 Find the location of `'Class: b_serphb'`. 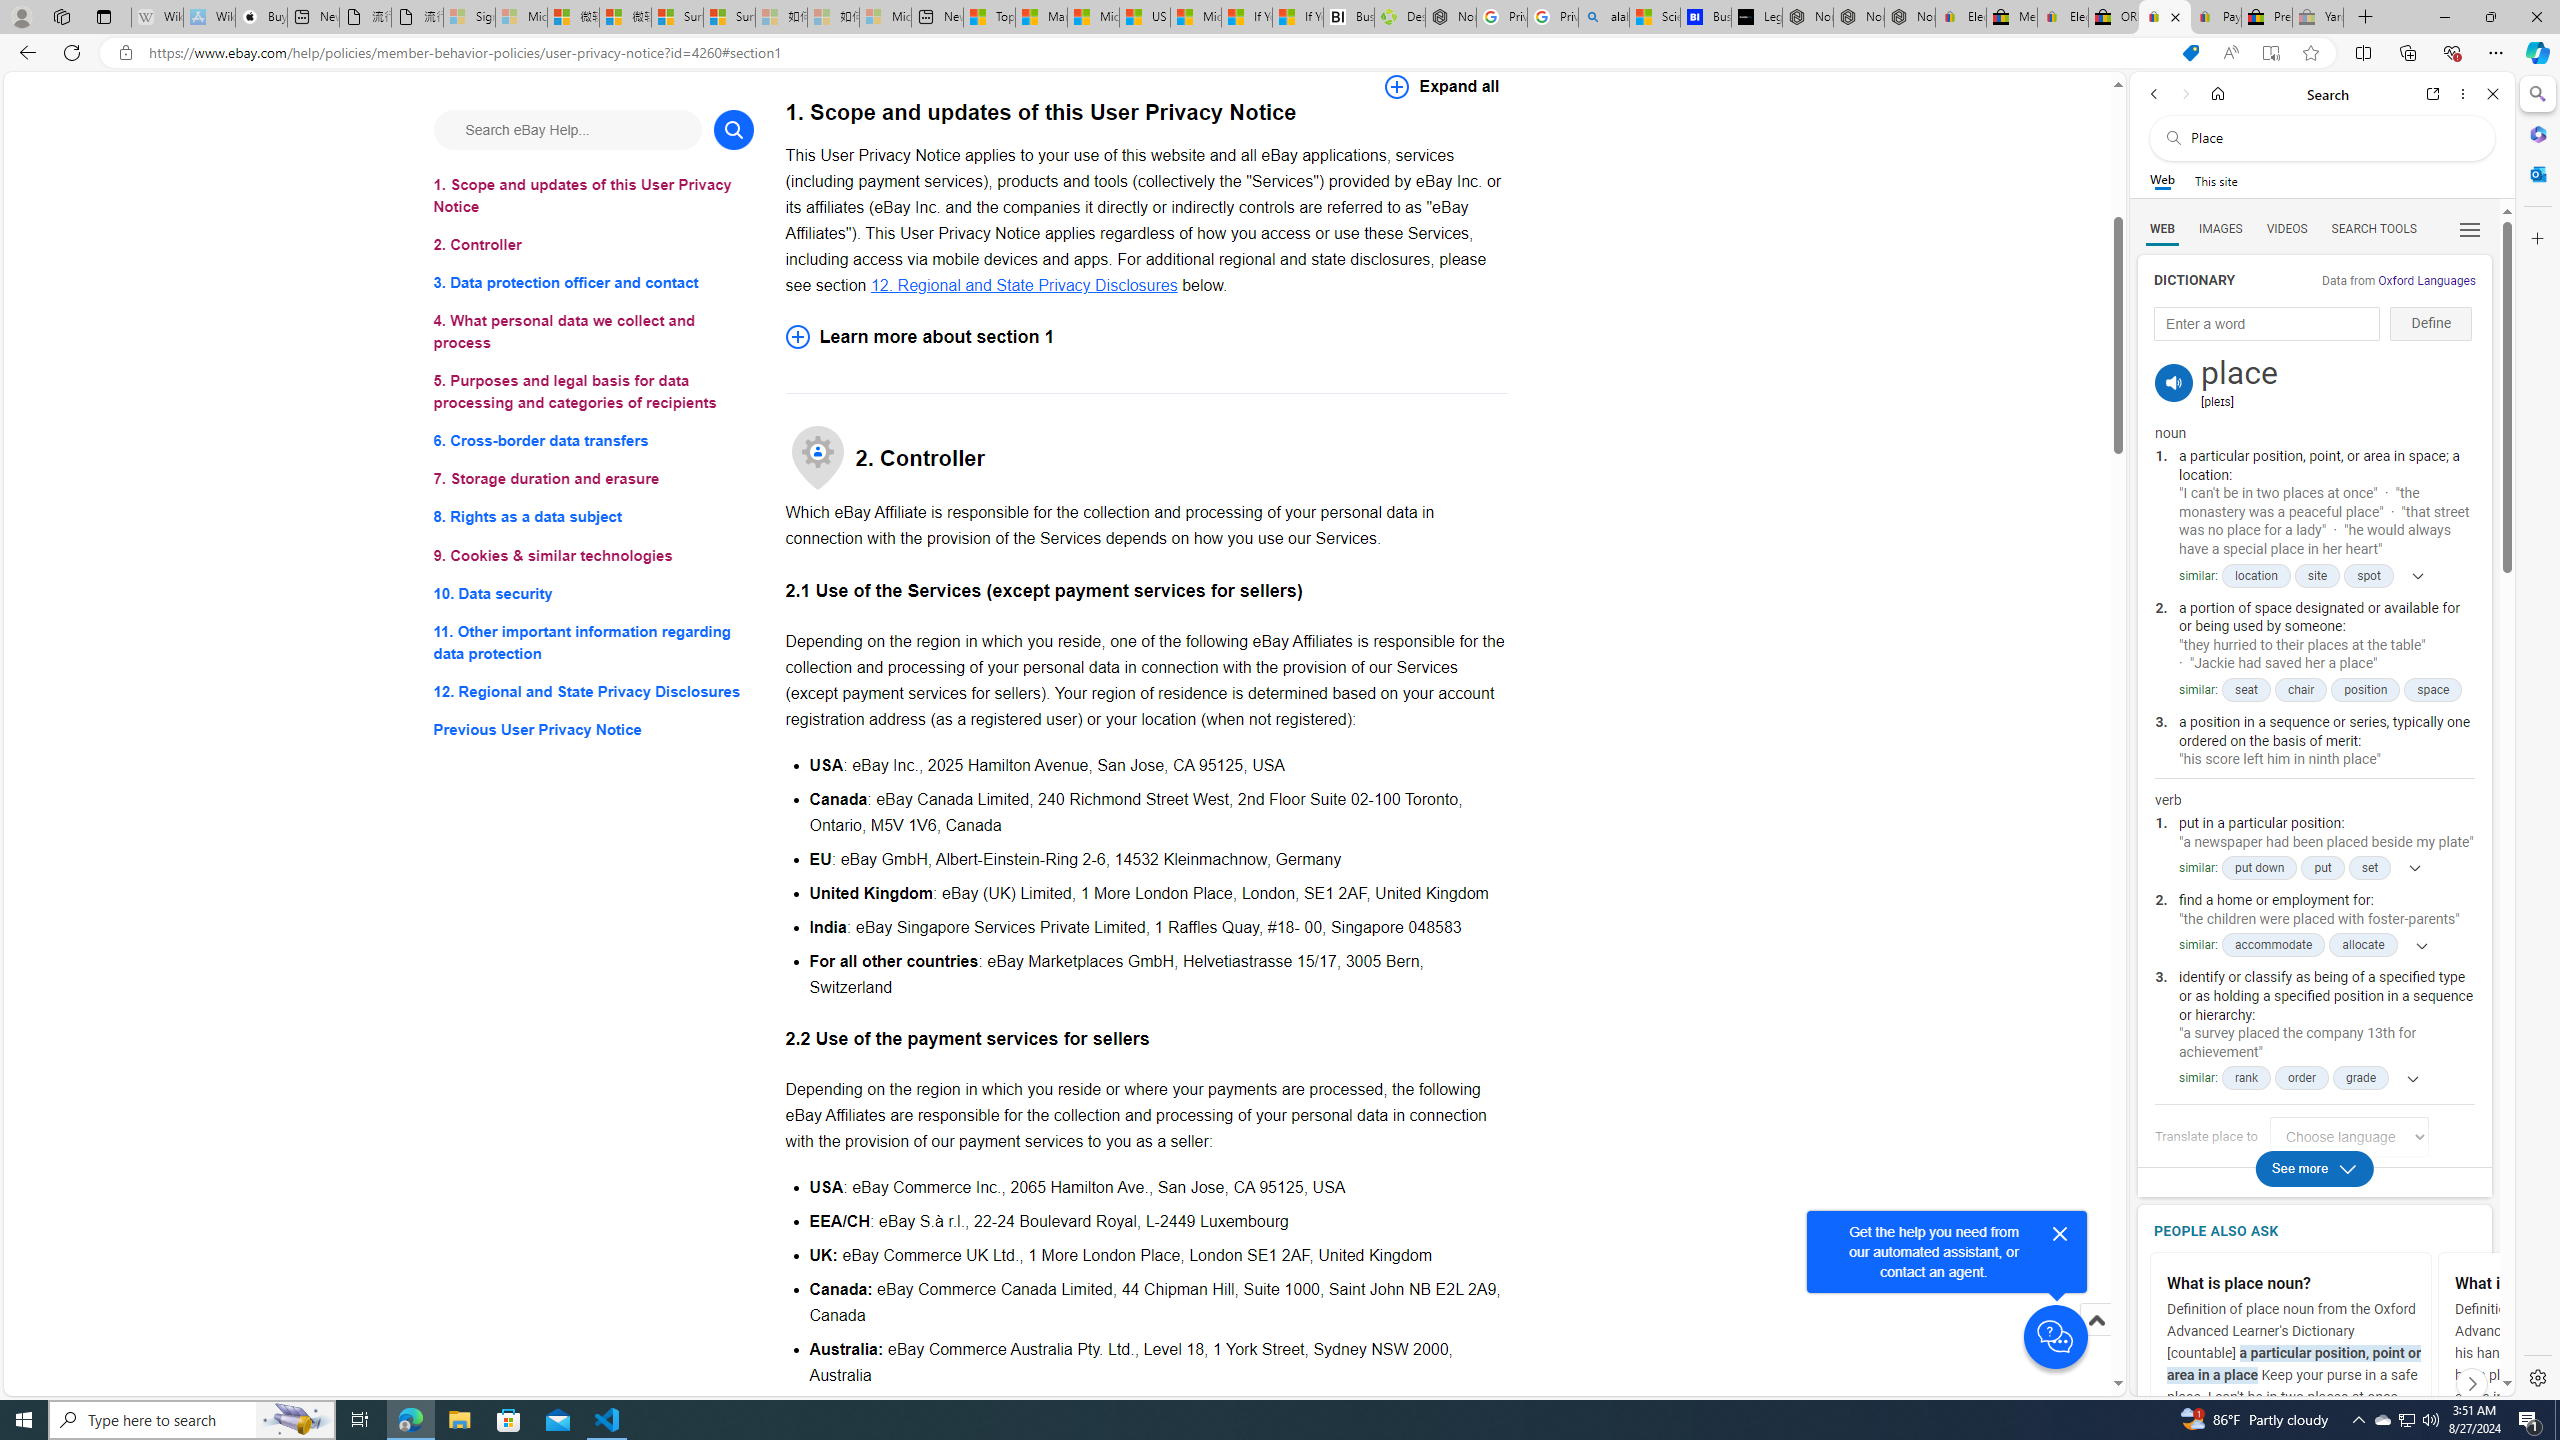

'Class: b_serphb' is located at coordinates (2470, 229).